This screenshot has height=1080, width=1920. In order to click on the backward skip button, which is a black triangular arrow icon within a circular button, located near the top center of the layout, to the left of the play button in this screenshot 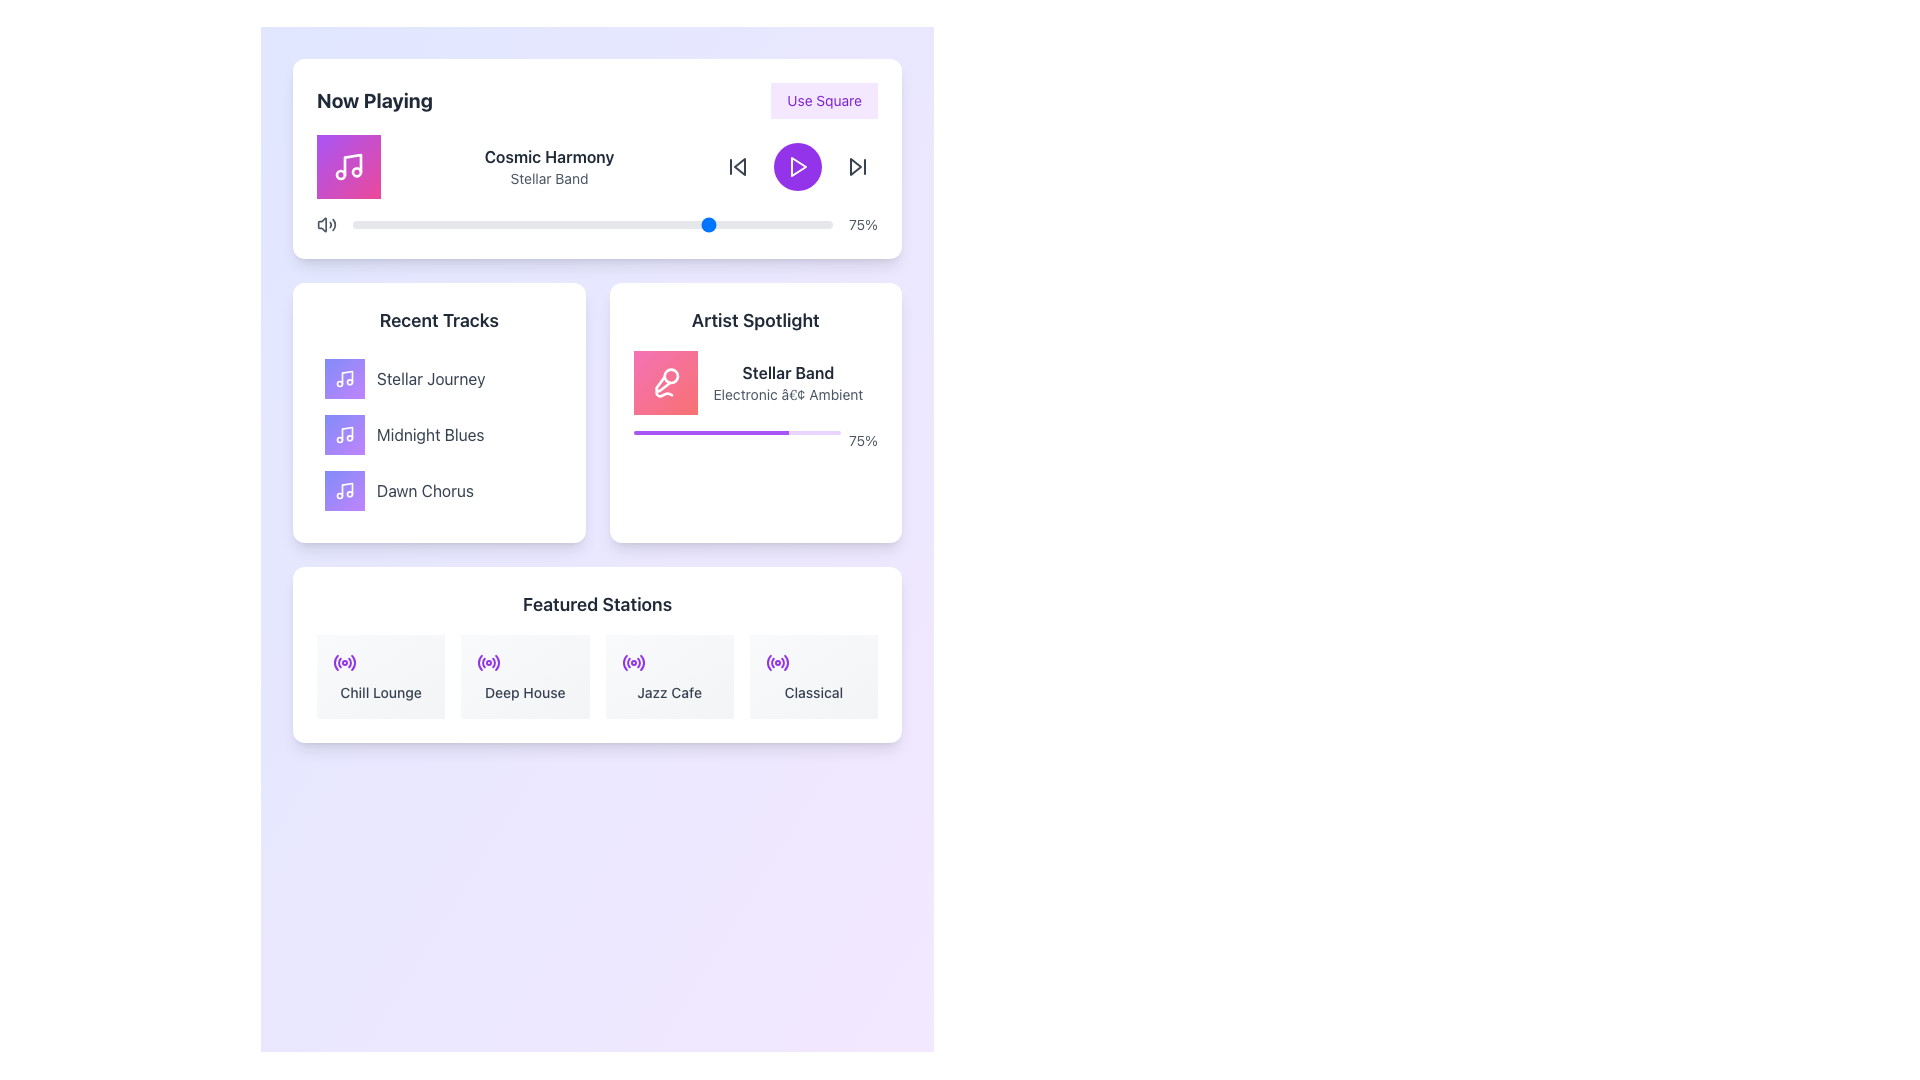, I will do `click(737, 165)`.